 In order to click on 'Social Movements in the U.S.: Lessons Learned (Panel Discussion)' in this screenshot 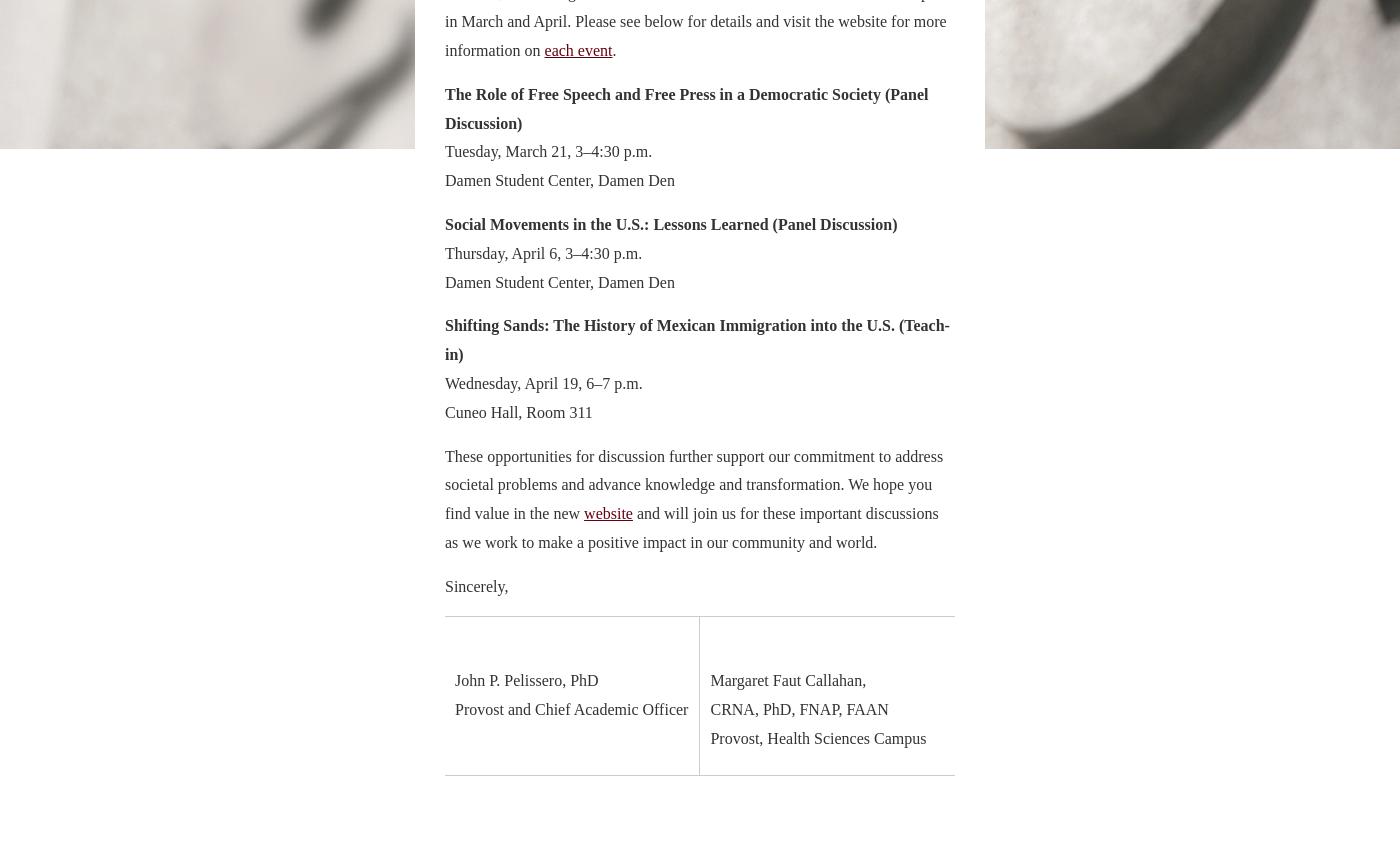, I will do `click(671, 223)`.